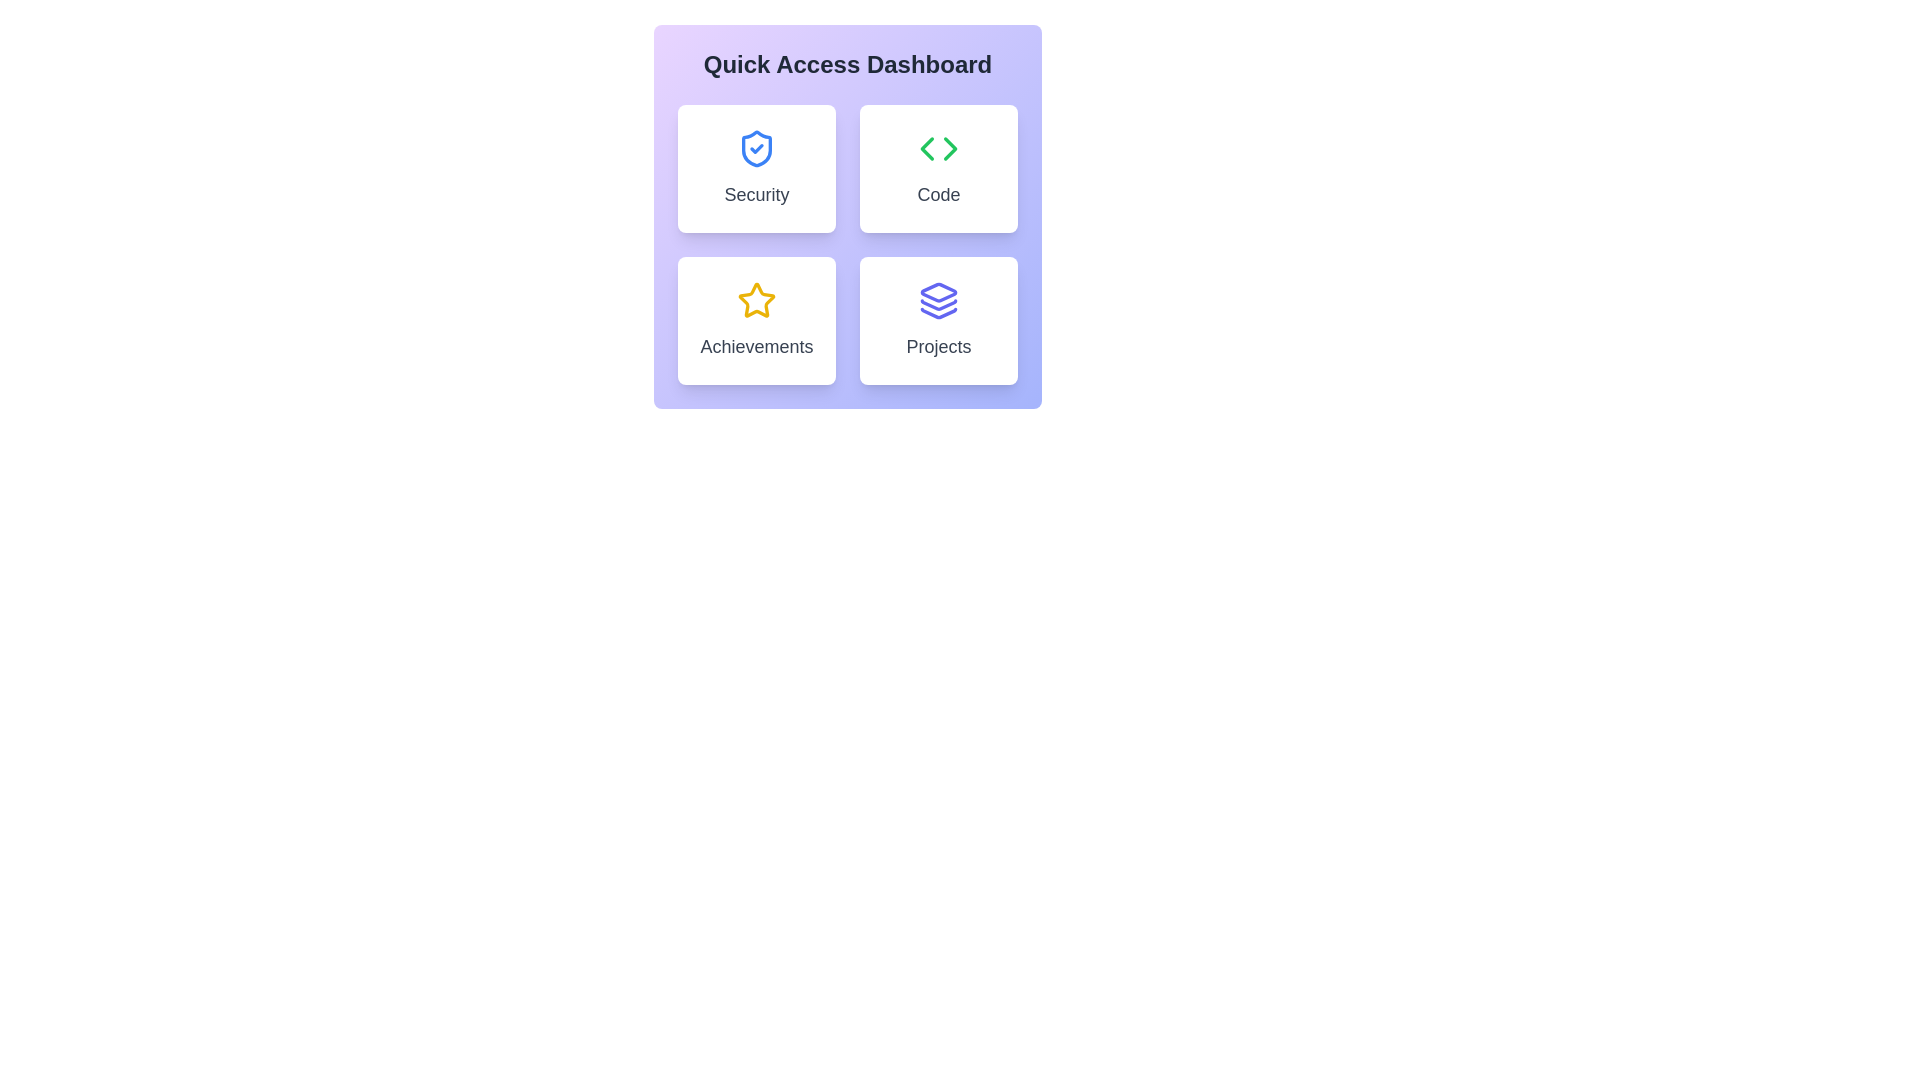  Describe the element at coordinates (756, 148) in the screenshot. I see `the shield-like icon in the top-left quadrant of the 'Quick Access Dashboard' card labeled 'Security', which features a blue fill and a white checkmark overlay` at that location.